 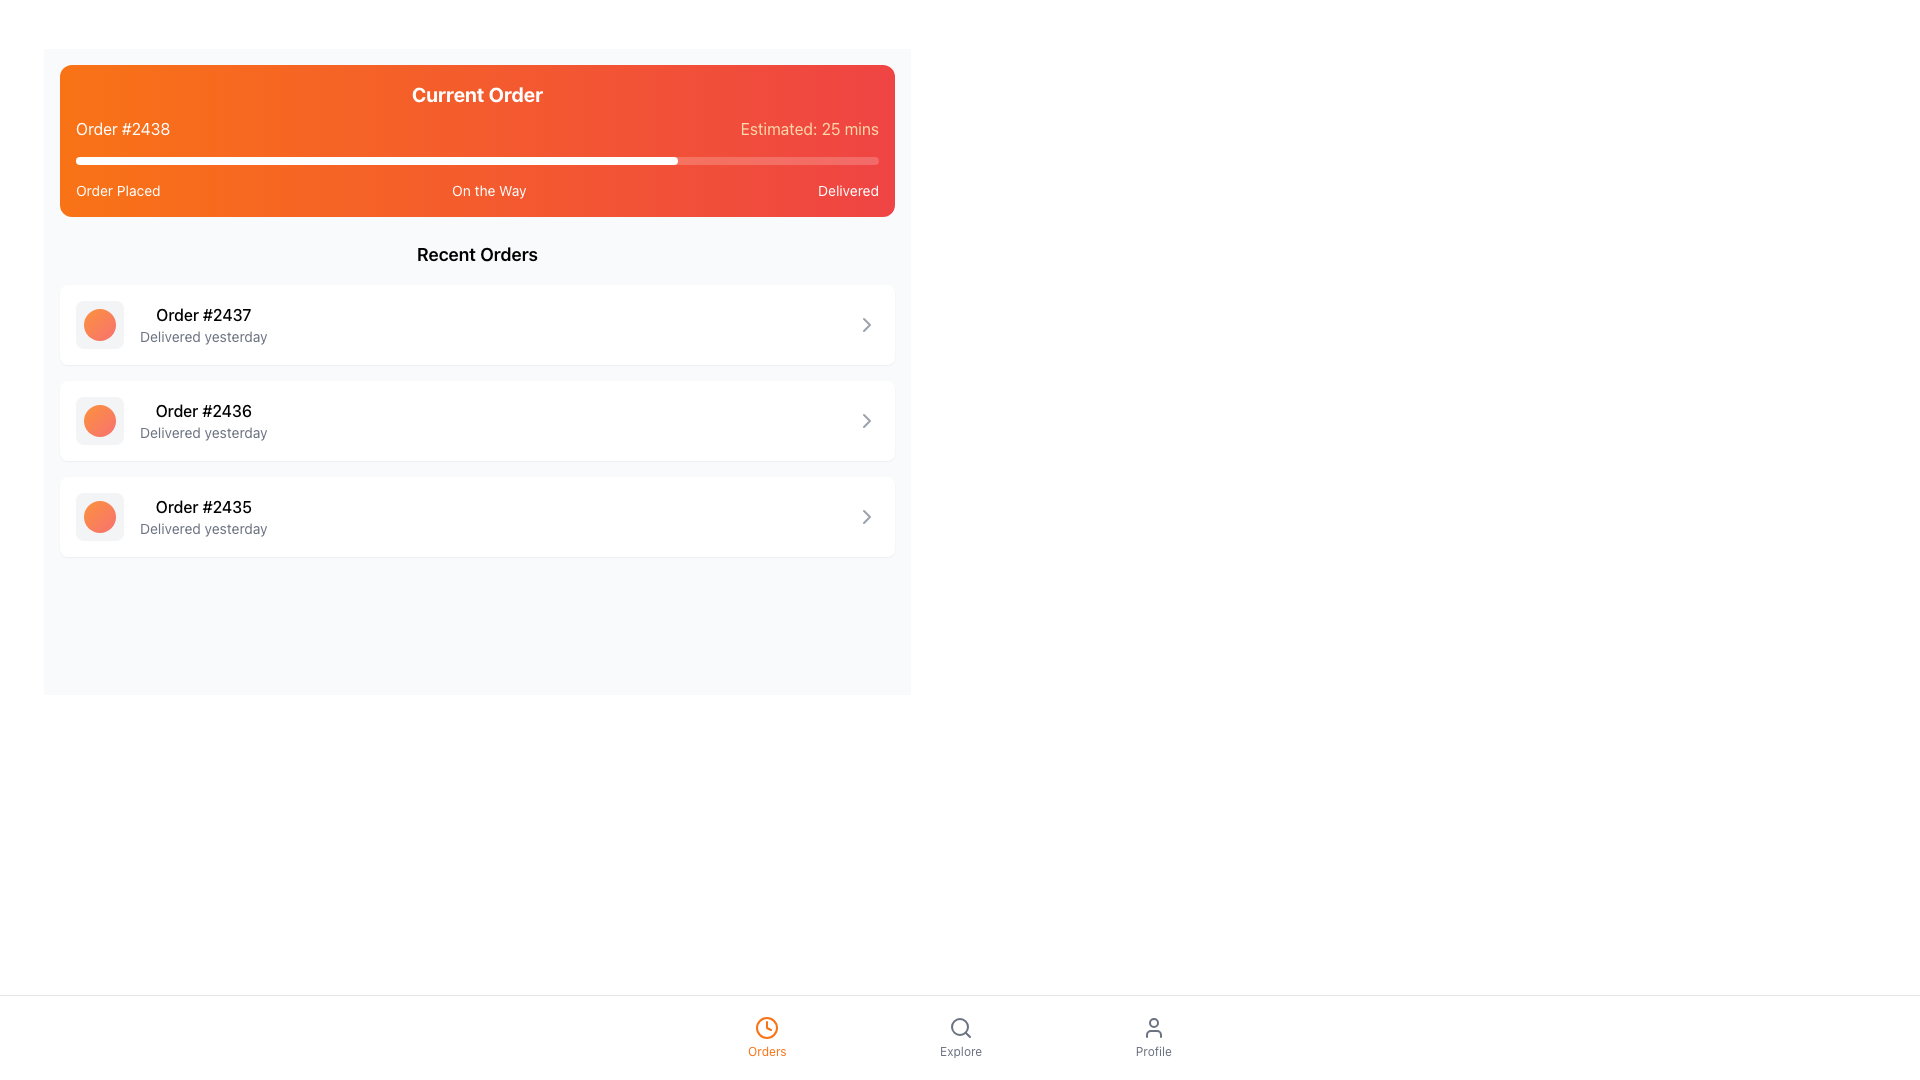 I want to click on the text block displaying information about the completed order, specifically the first element in the 'Recent Orders' section that shows the order number and its status, so click(x=203, y=323).